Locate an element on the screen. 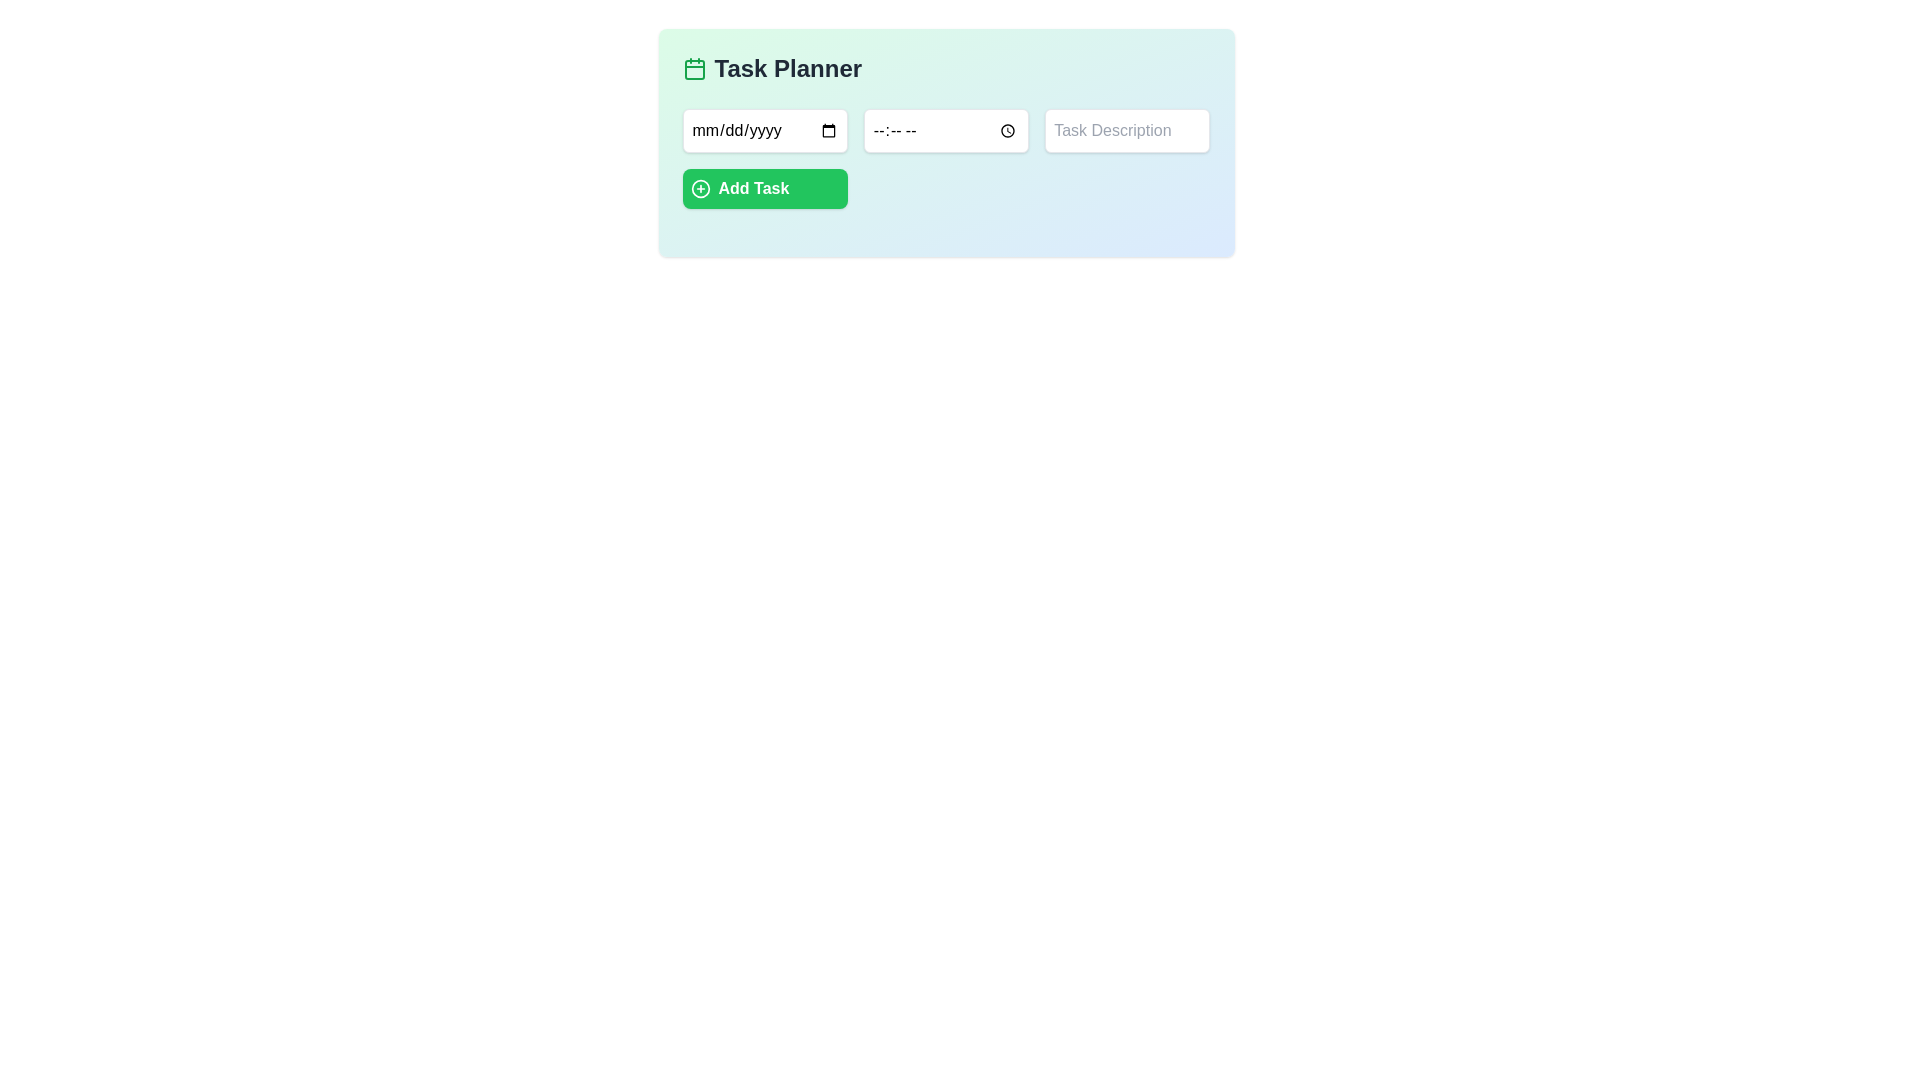 The height and width of the screenshot is (1080, 1920). the circular UI component with a green stroke and red fill, which is centered within the button labeled 'Add Task' in the task planner interface is located at coordinates (700, 189).